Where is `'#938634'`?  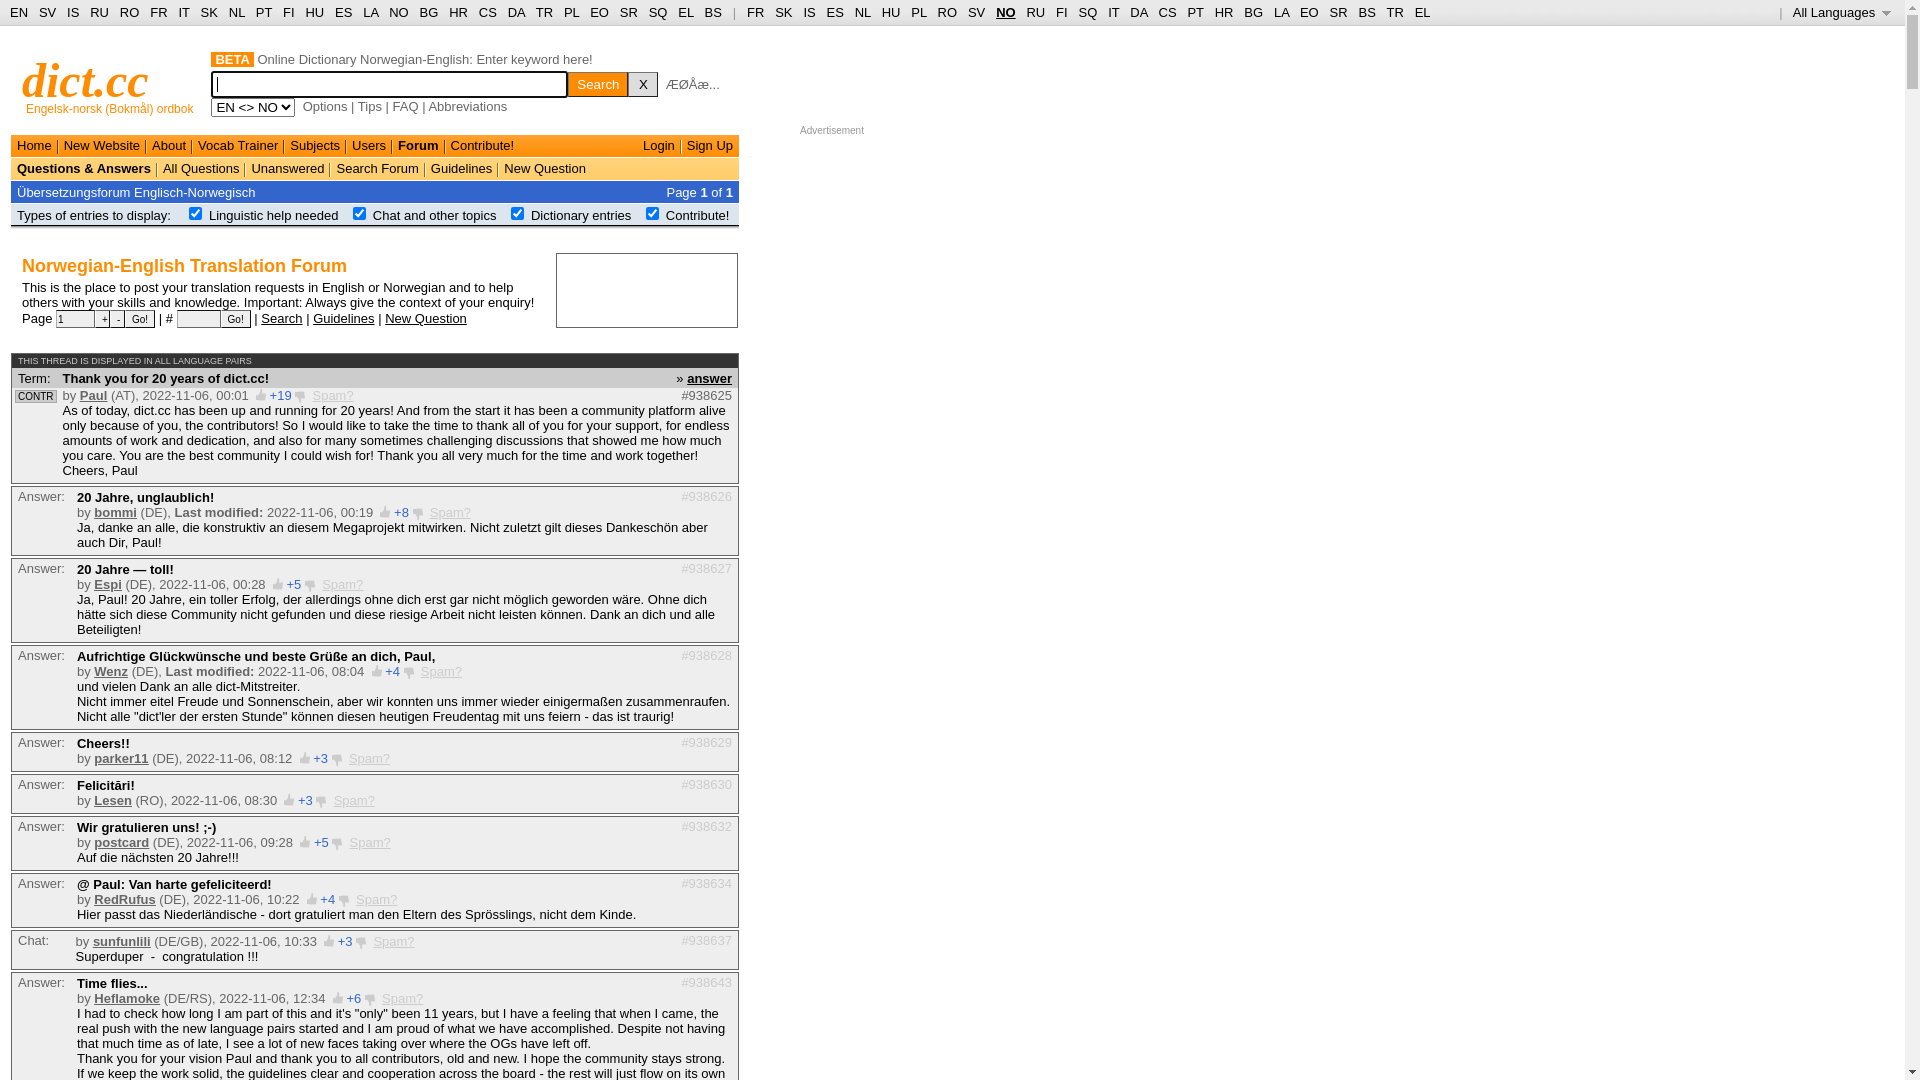
'#938634' is located at coordinates (706, 882).